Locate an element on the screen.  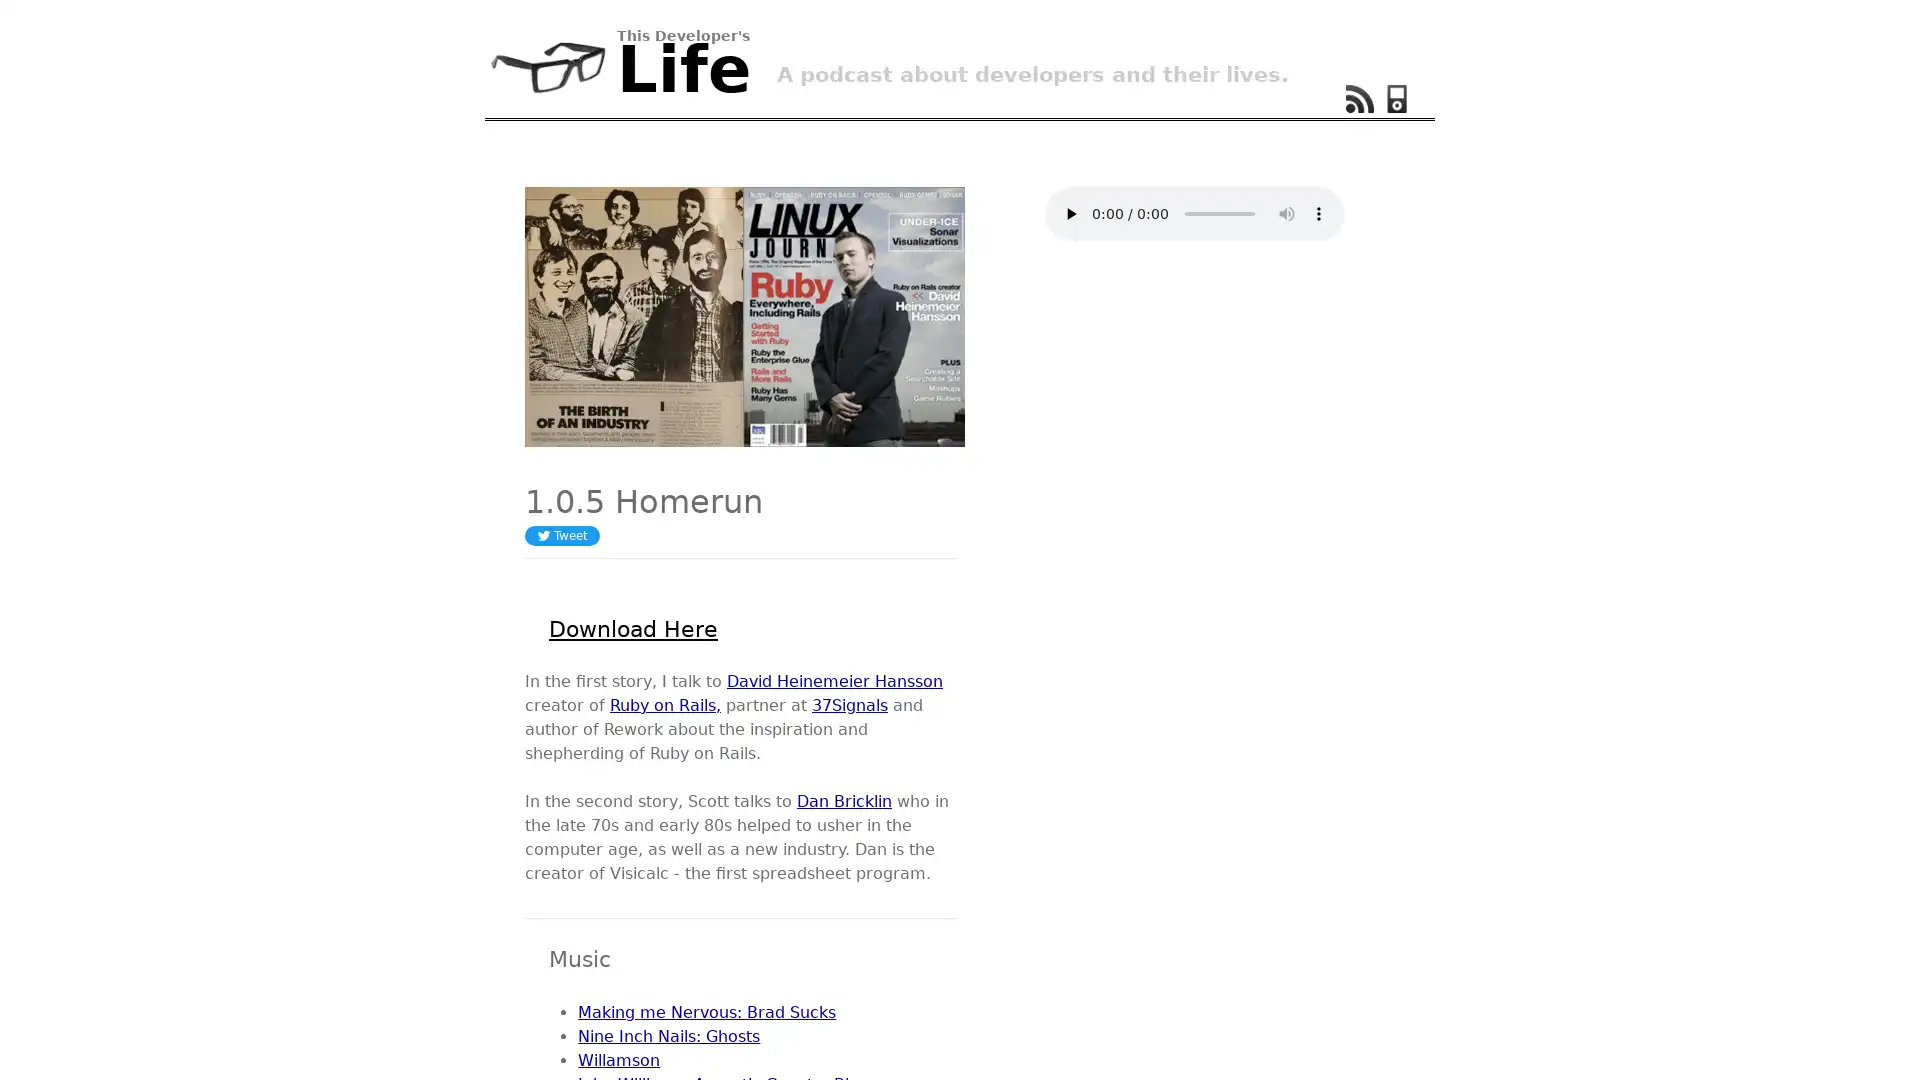
show more media controls is located at coordinates (1319, 213).